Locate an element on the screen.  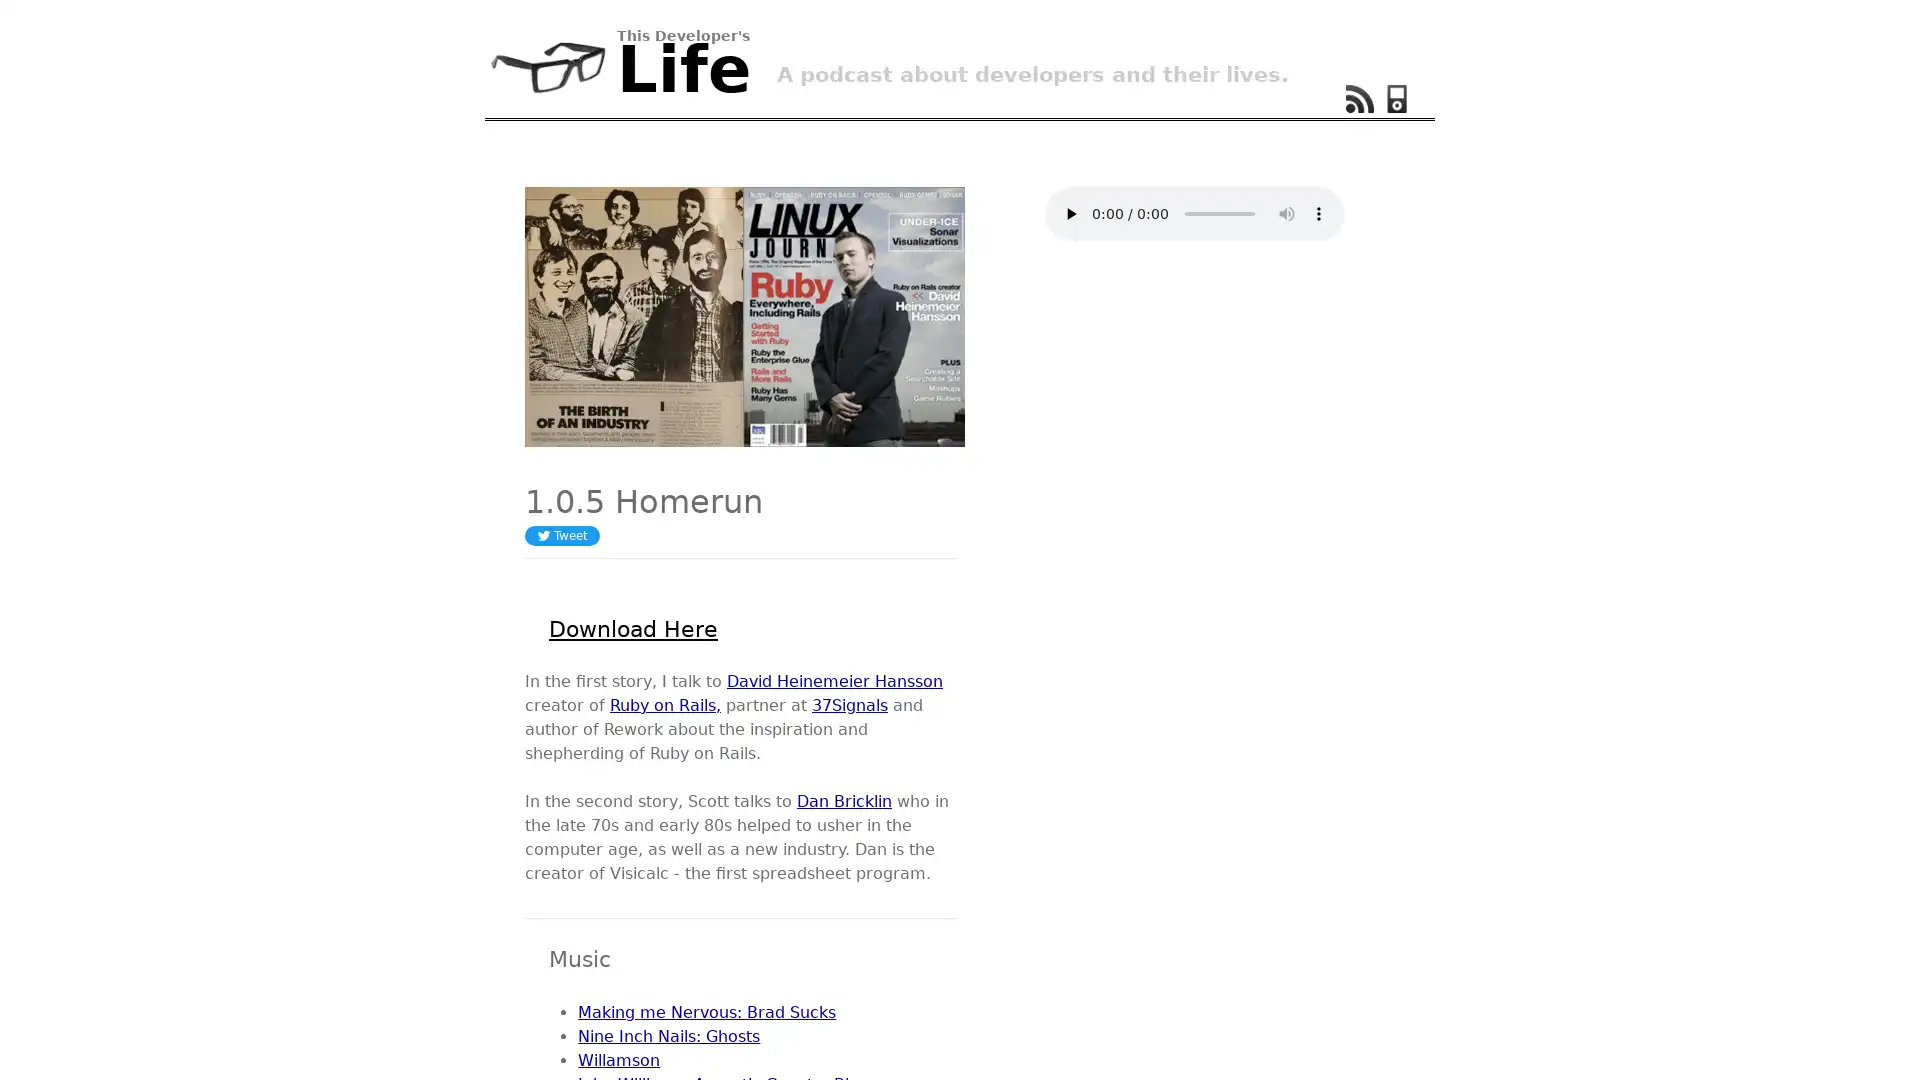
show more media controls is located at coordinates (1319, 213).